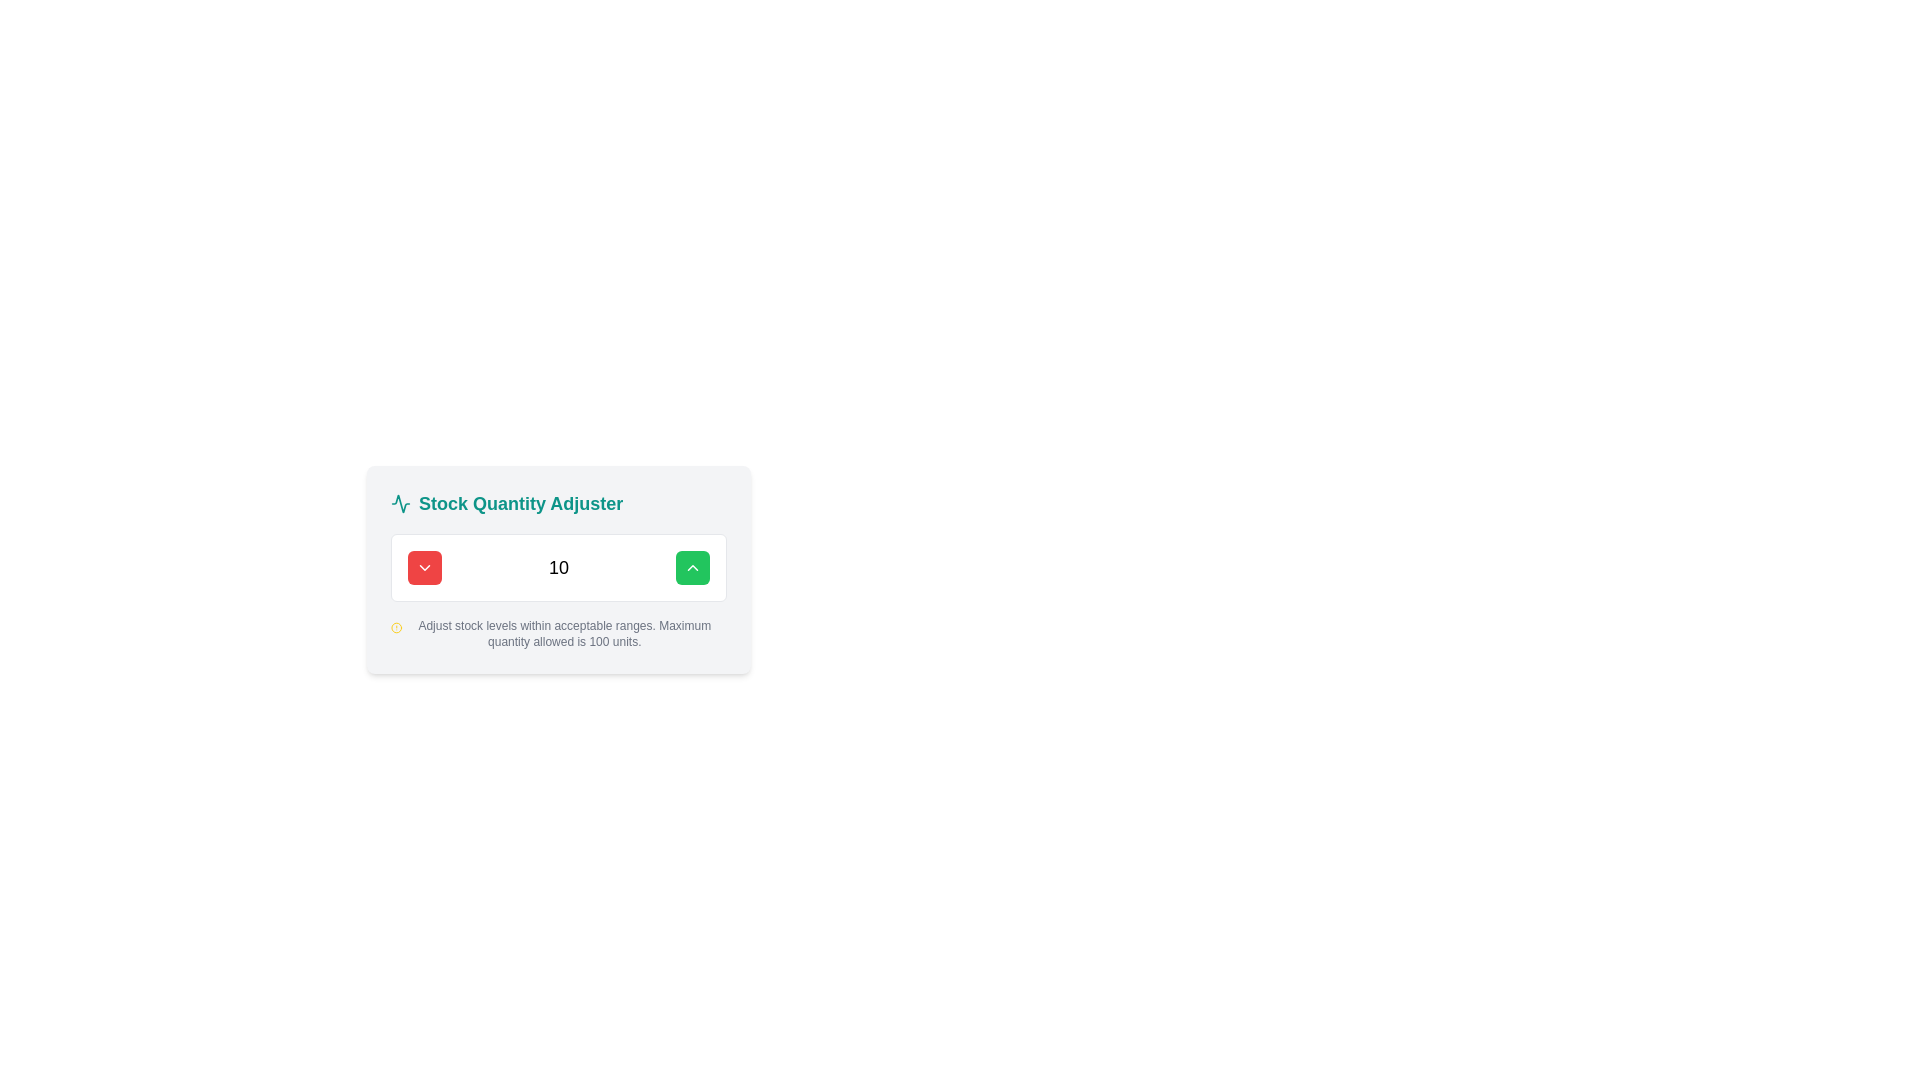 This screenshot has height=1080, width=1920. Describe the element at coordinates (692, 567) in the screenshot. I see `the green button with a white upward-pointing arrow` at that location.